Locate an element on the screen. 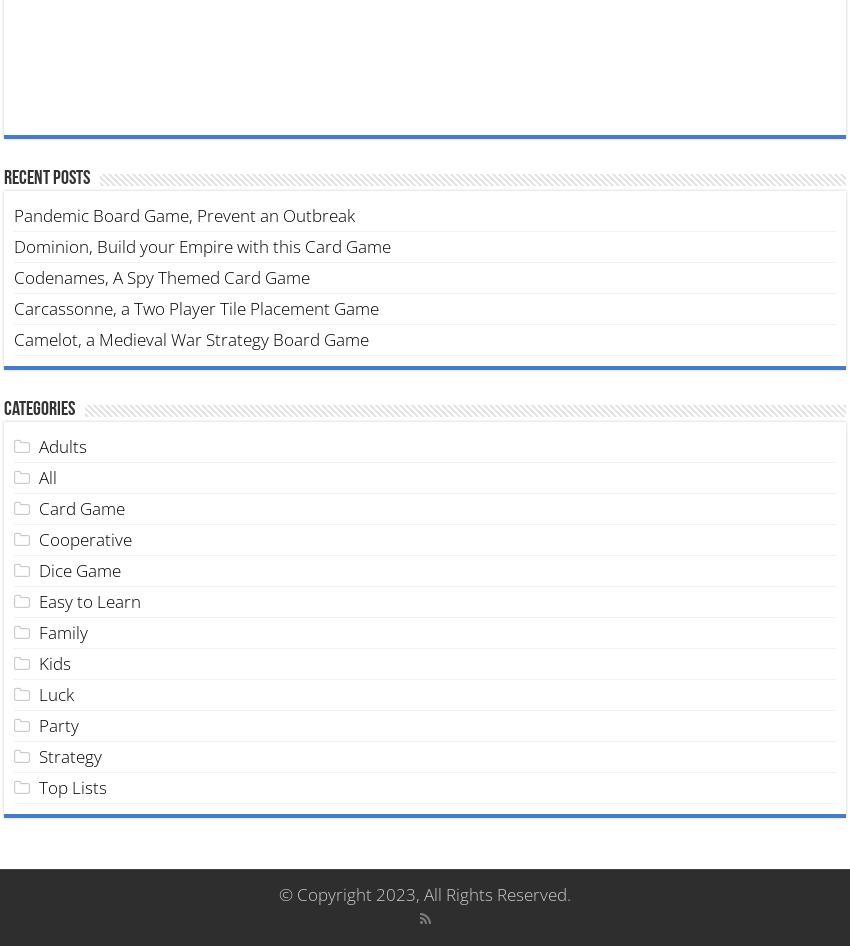 The height and width of the screenshot is (946, 850). 'Codenames, A Spy Themed Card Game' is located at coordinates (162, 275).